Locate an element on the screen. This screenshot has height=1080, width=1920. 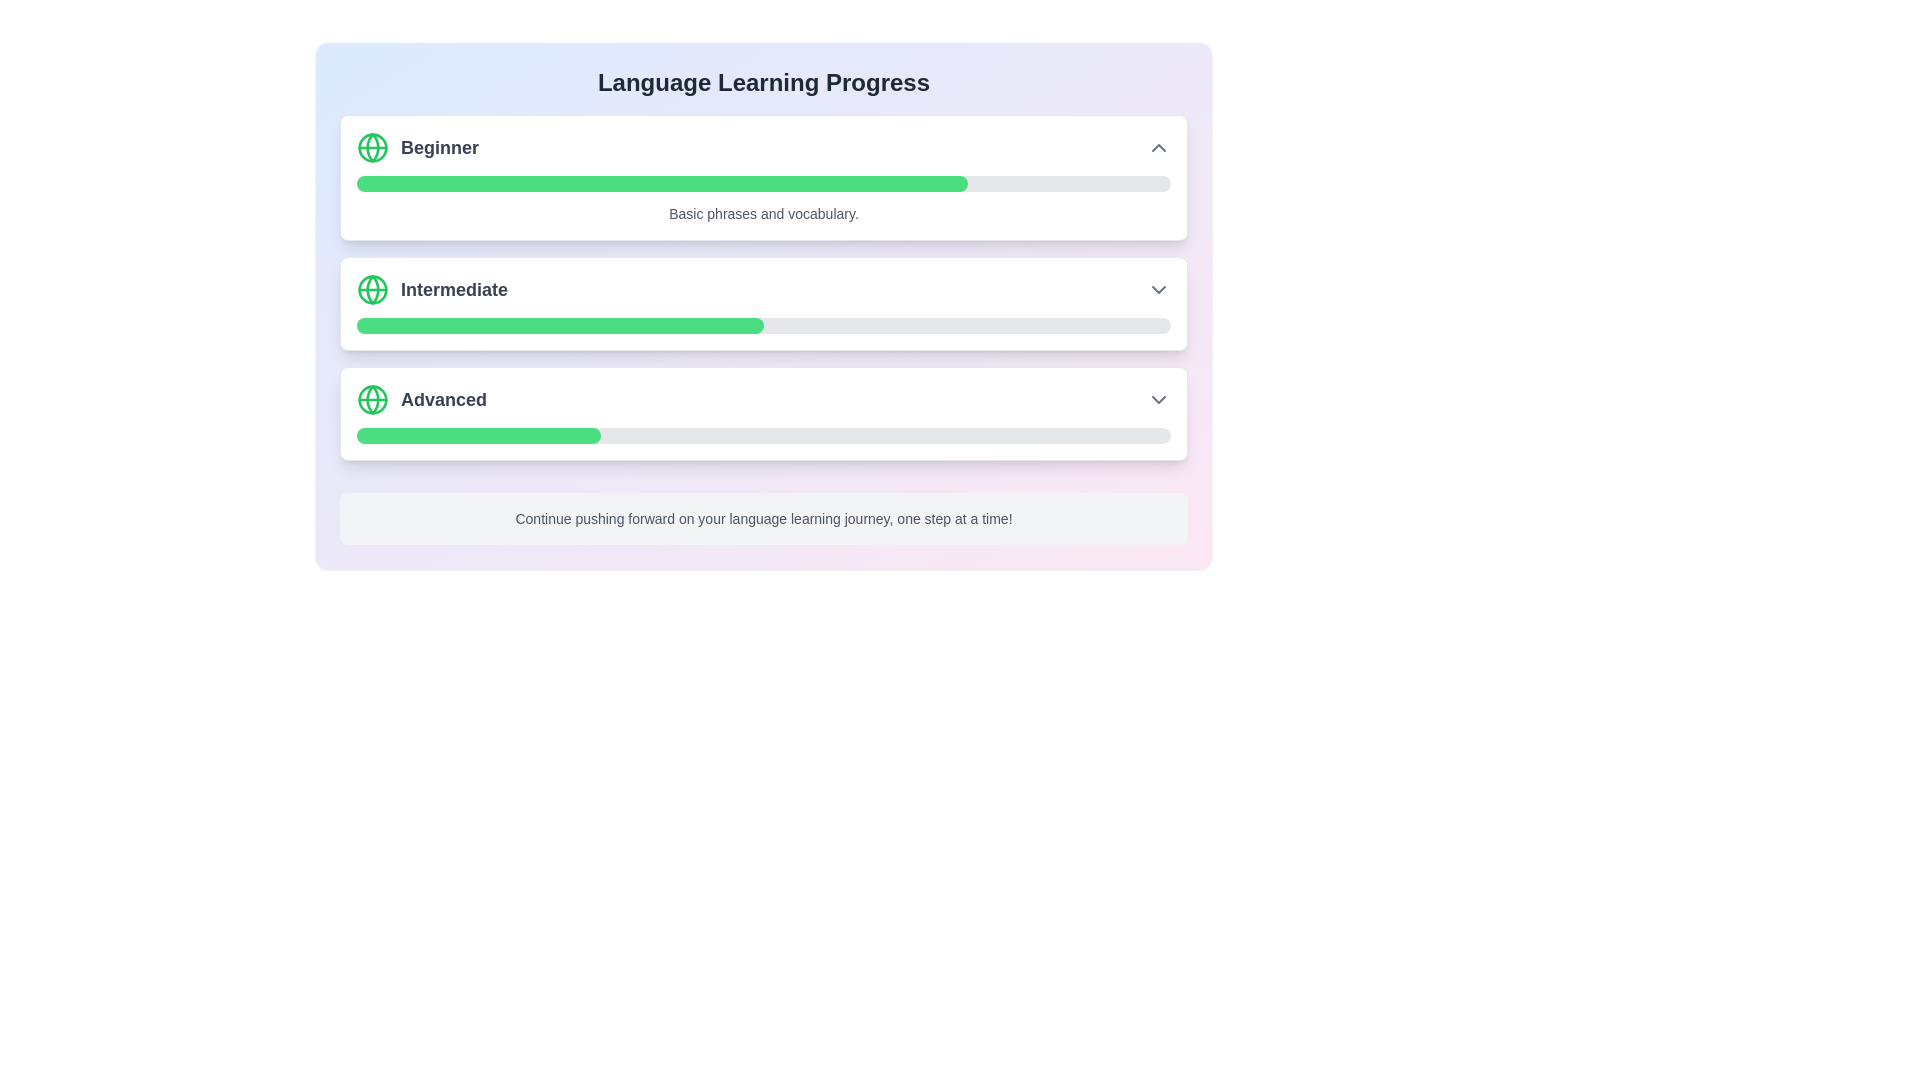
the 'Intermediate' proficiency level text label in the language learning course, which is centrally located between the 'Beginner' and 'Advanced' sections, adjacent to a green globe icon is located at coordinates (453, 289).